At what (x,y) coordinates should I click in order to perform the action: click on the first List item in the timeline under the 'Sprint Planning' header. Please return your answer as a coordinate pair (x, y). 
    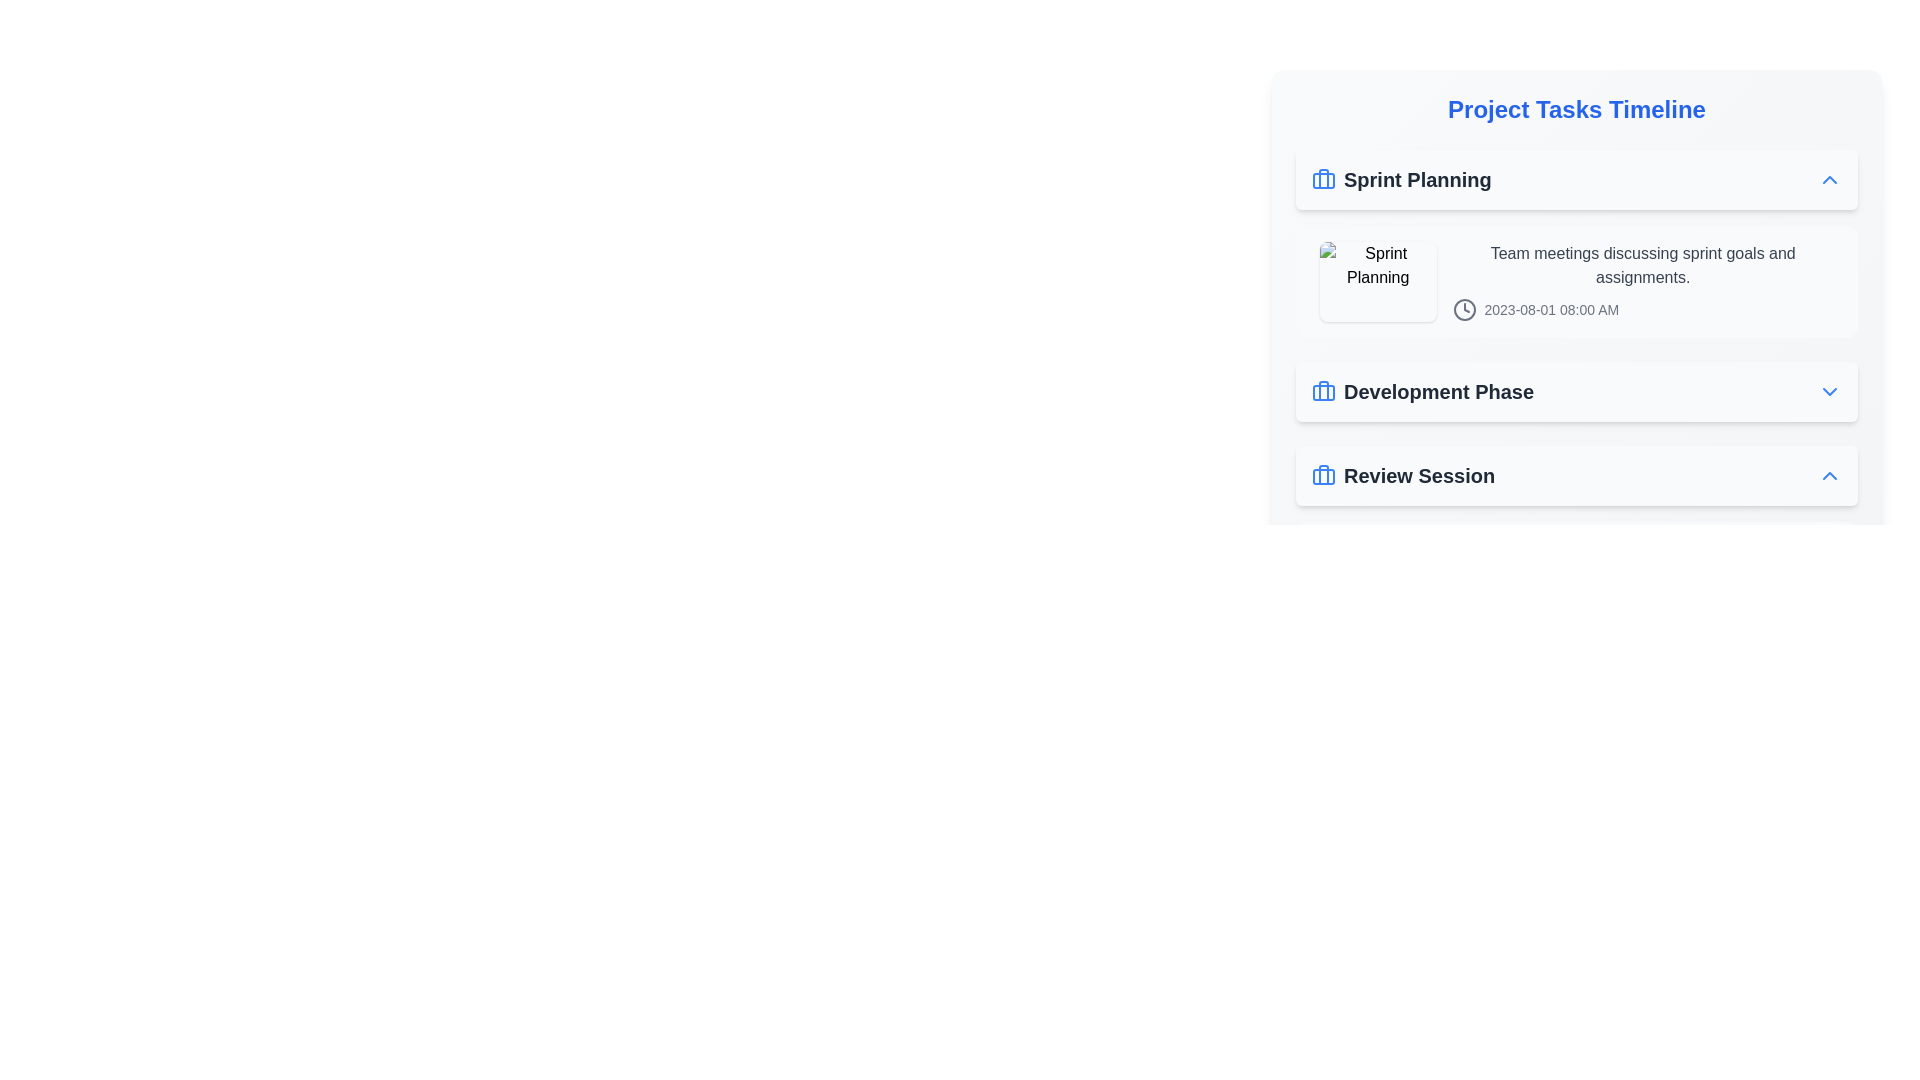
    Looking at the image, I should click on (1576, 242).